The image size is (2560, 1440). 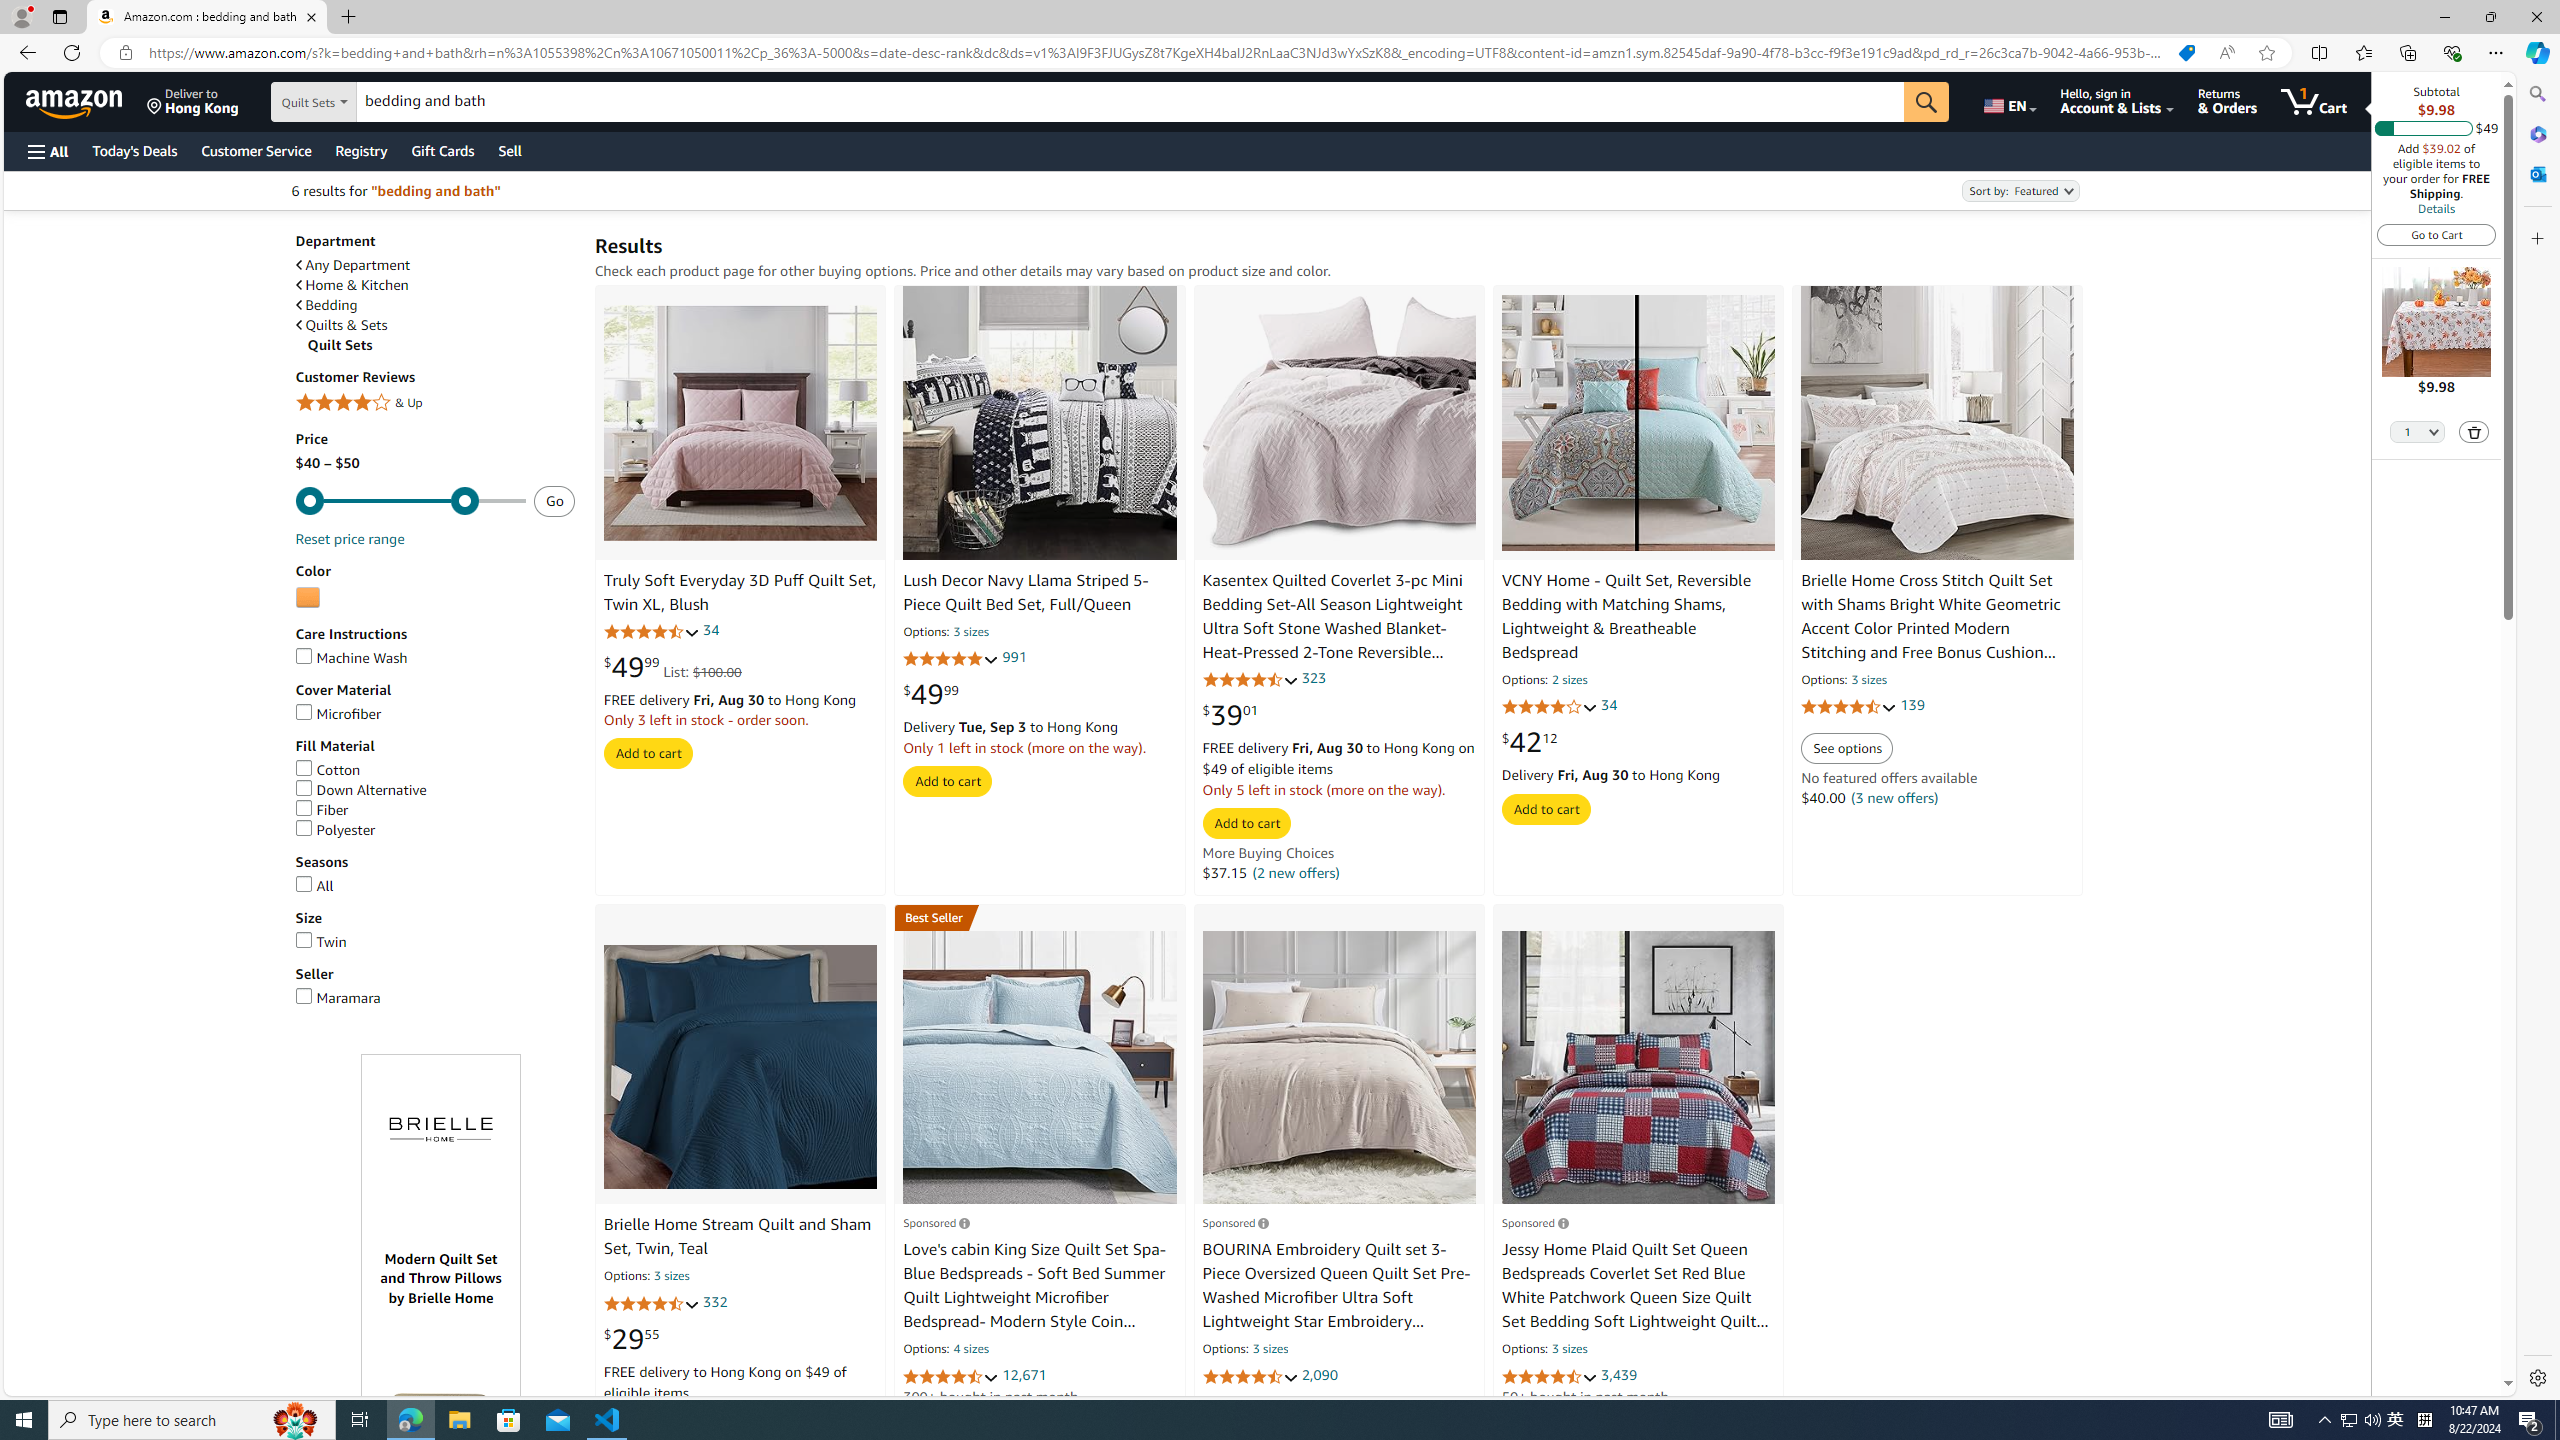 What do you see at coordinates (435, 284) in the screenshot?
I see `'Home & Kitchen'` at bounding box center [435, 284].